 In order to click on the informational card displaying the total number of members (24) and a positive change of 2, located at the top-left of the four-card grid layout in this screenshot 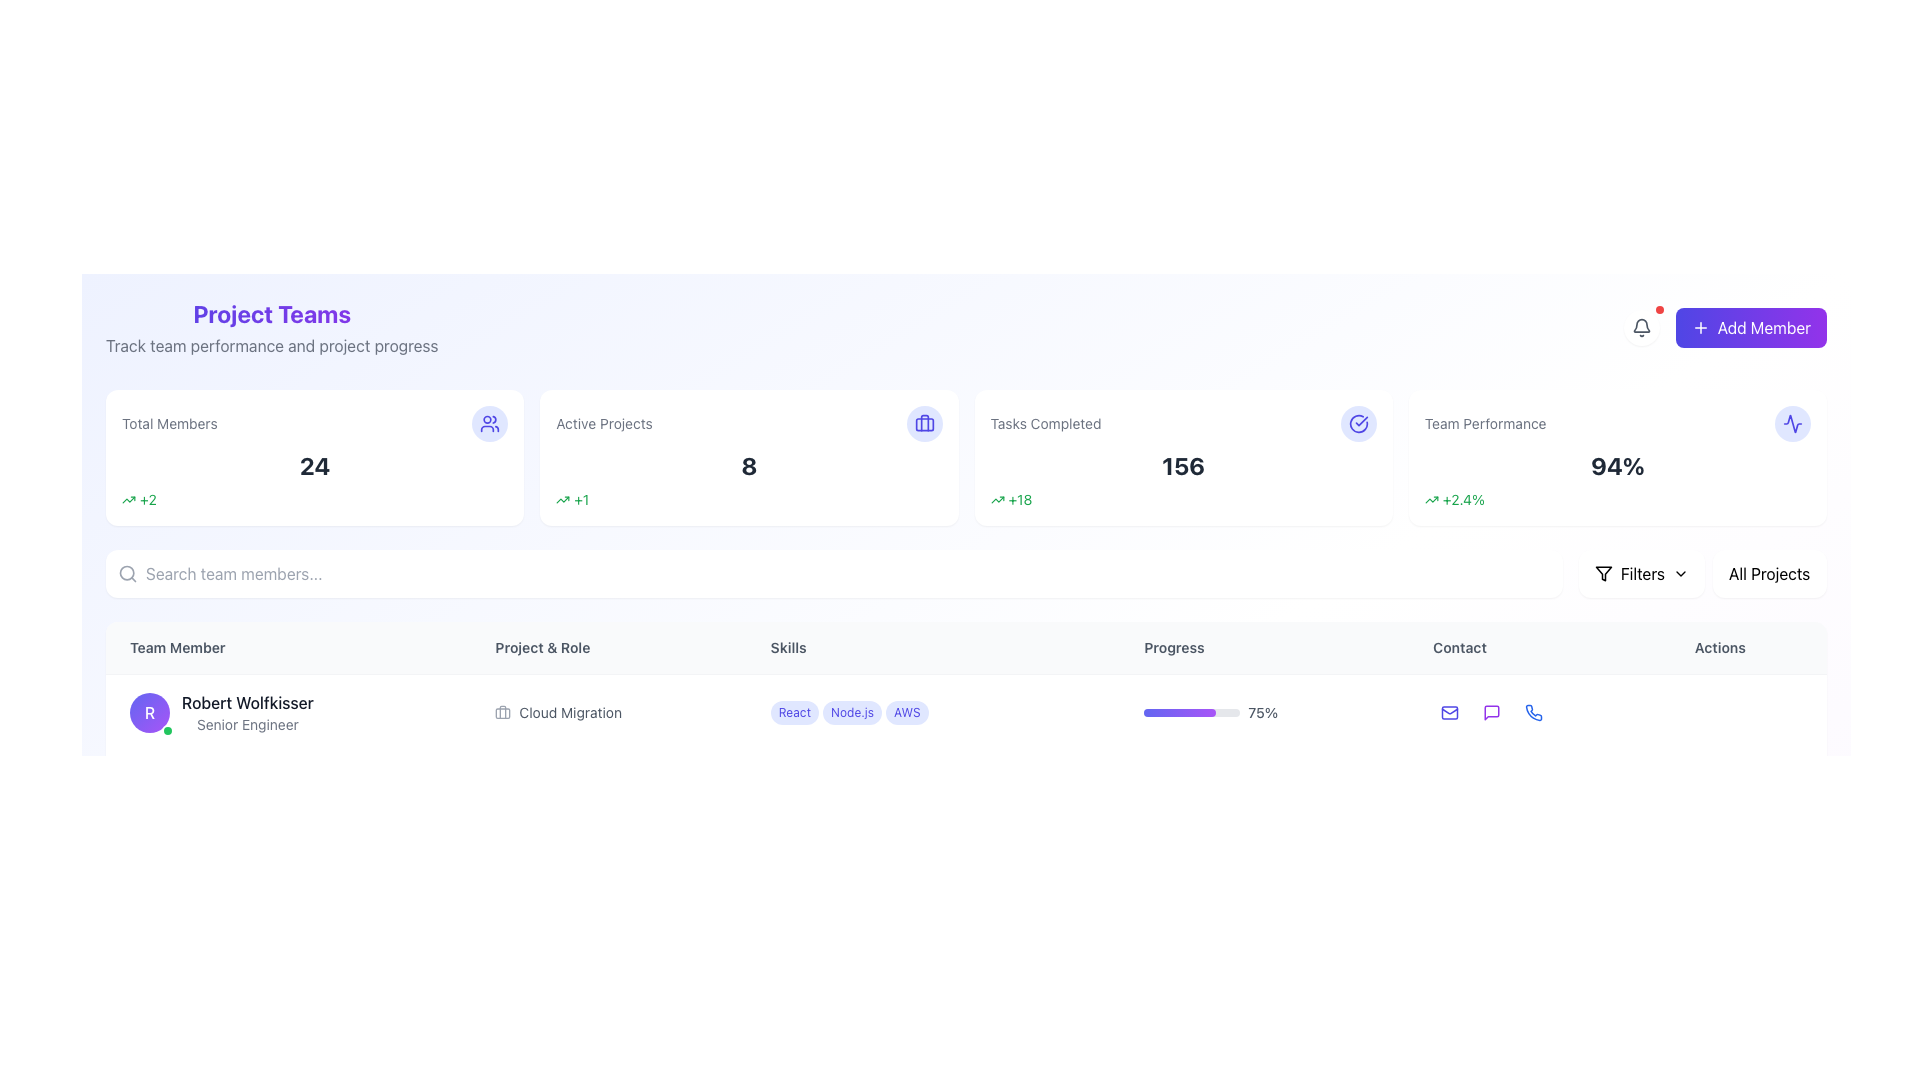, I will do `click(314, 458)`.